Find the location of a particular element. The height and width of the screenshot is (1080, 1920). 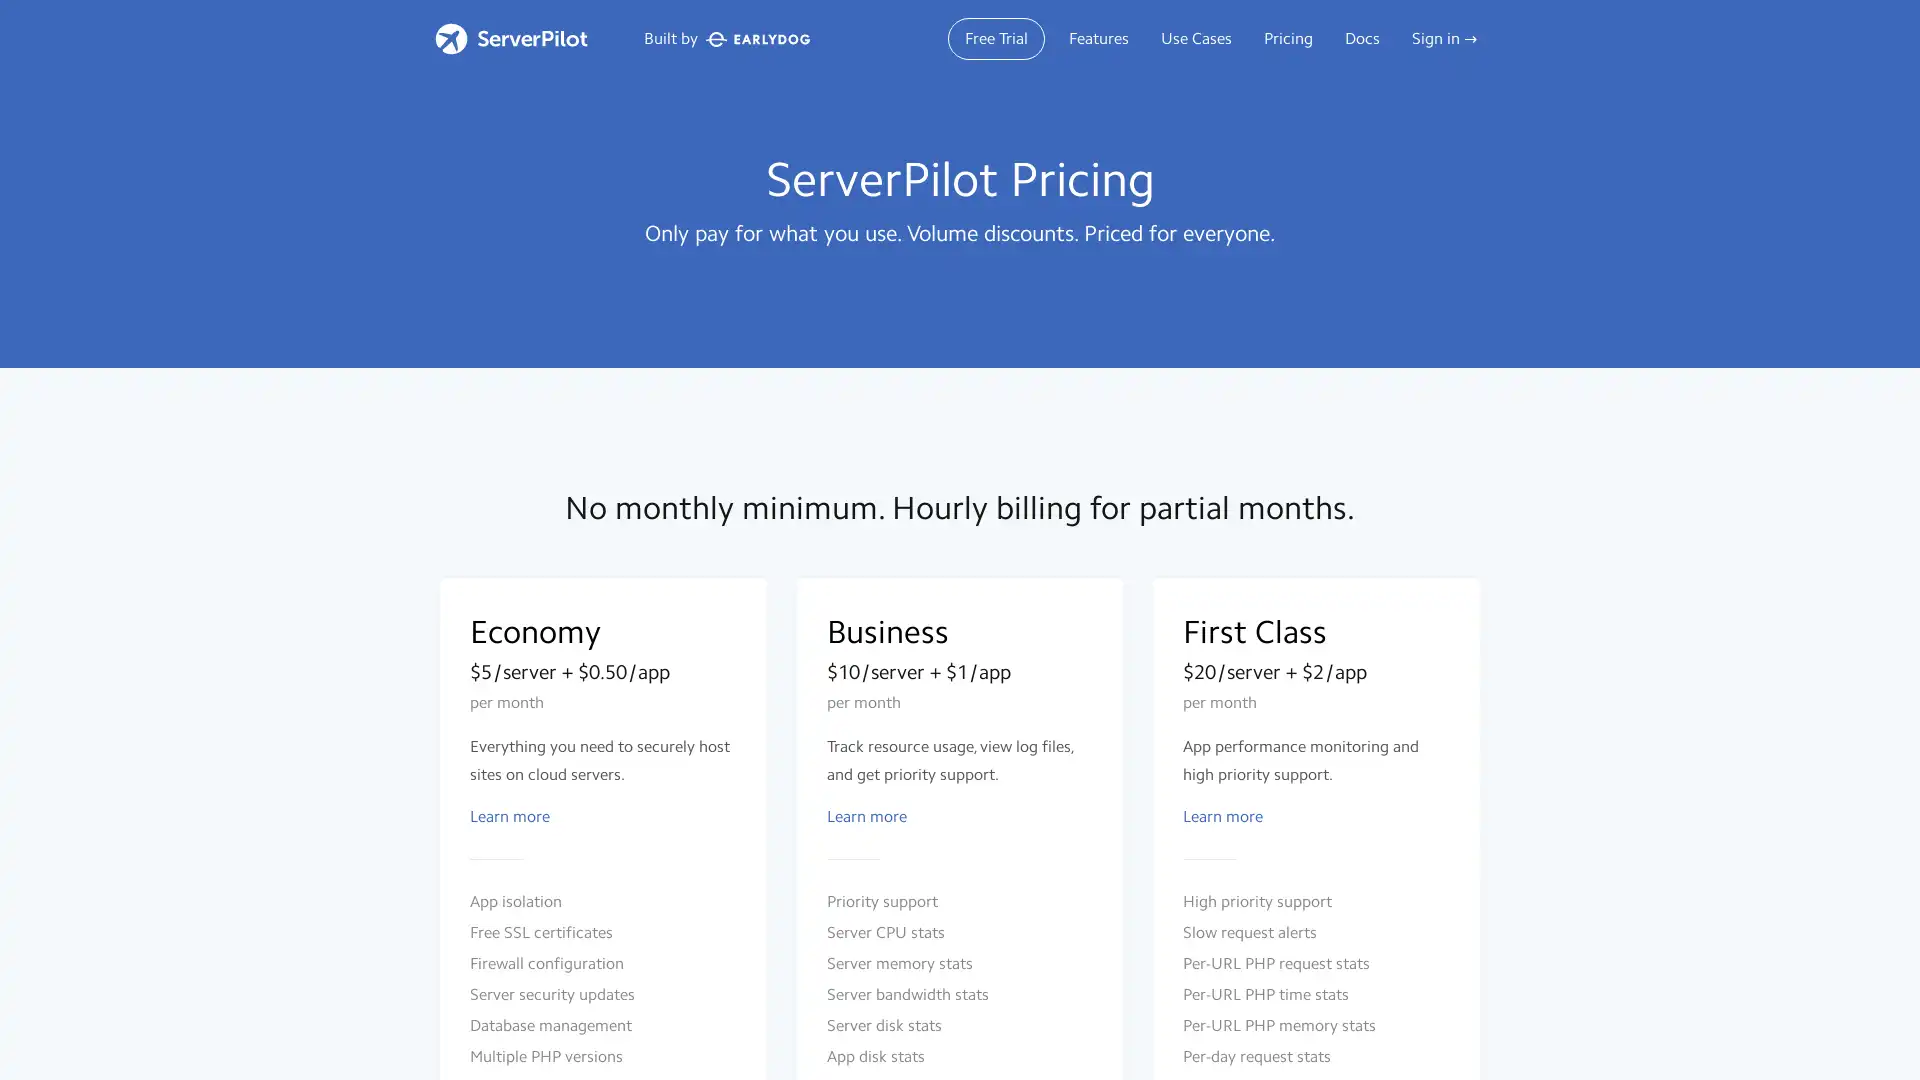

Docs is located at coordinates (1361, 38).